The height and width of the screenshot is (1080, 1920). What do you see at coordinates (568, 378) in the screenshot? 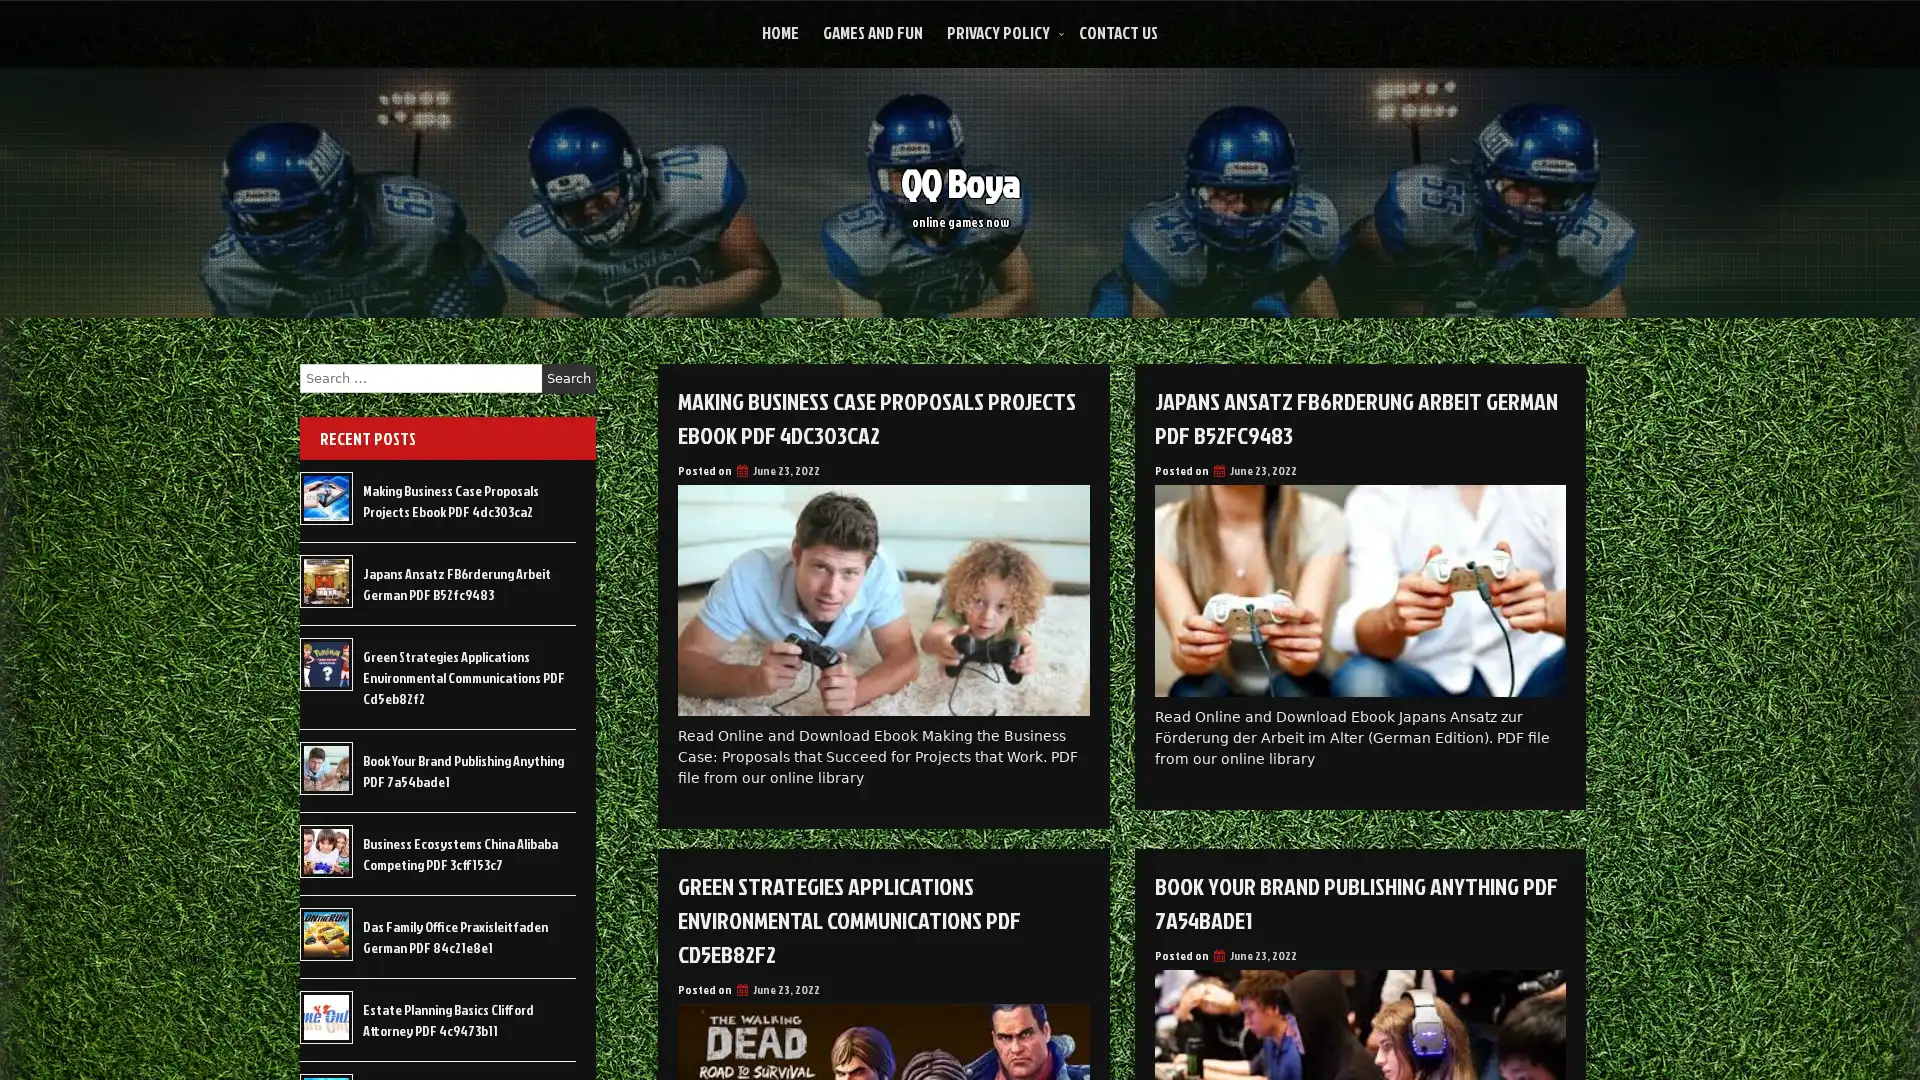
I see `Search` at bounding box center [568, 378].